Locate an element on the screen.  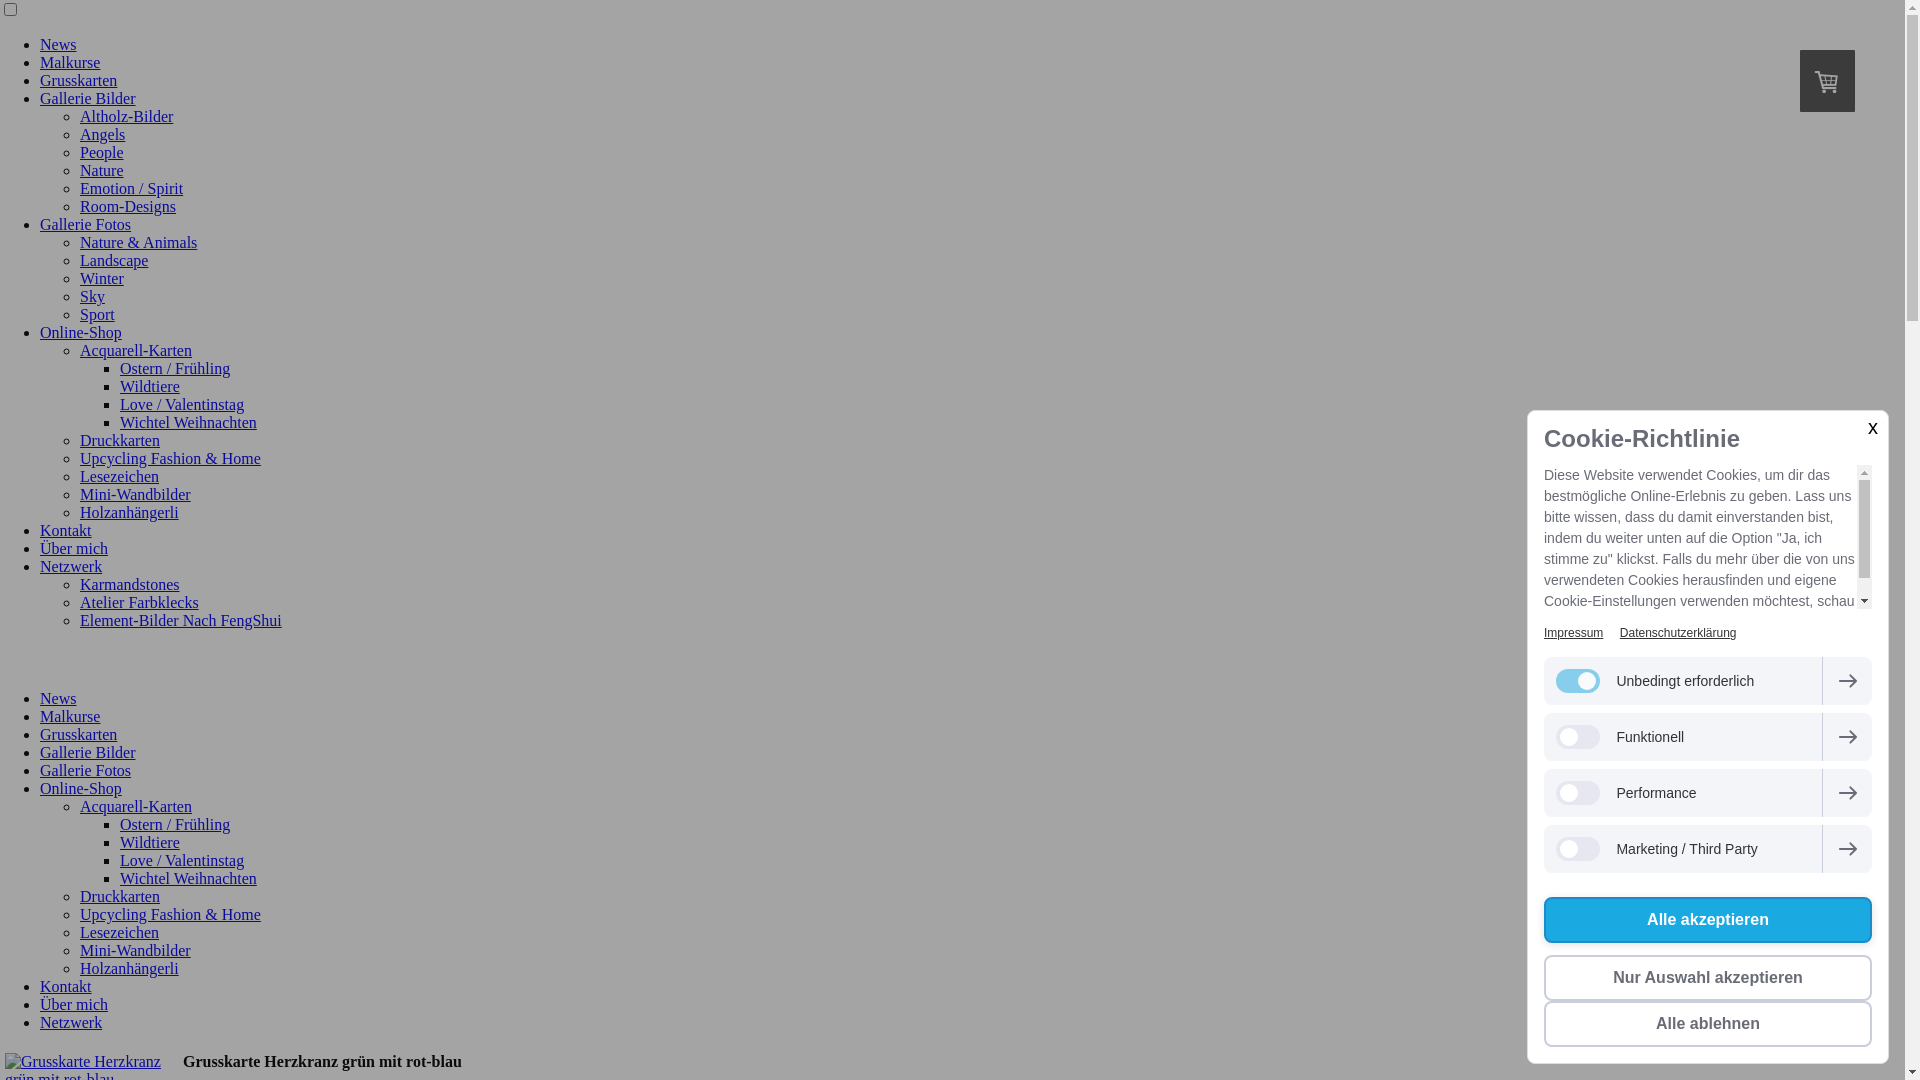
'Malkurse' is located at coordinates (70, 715).